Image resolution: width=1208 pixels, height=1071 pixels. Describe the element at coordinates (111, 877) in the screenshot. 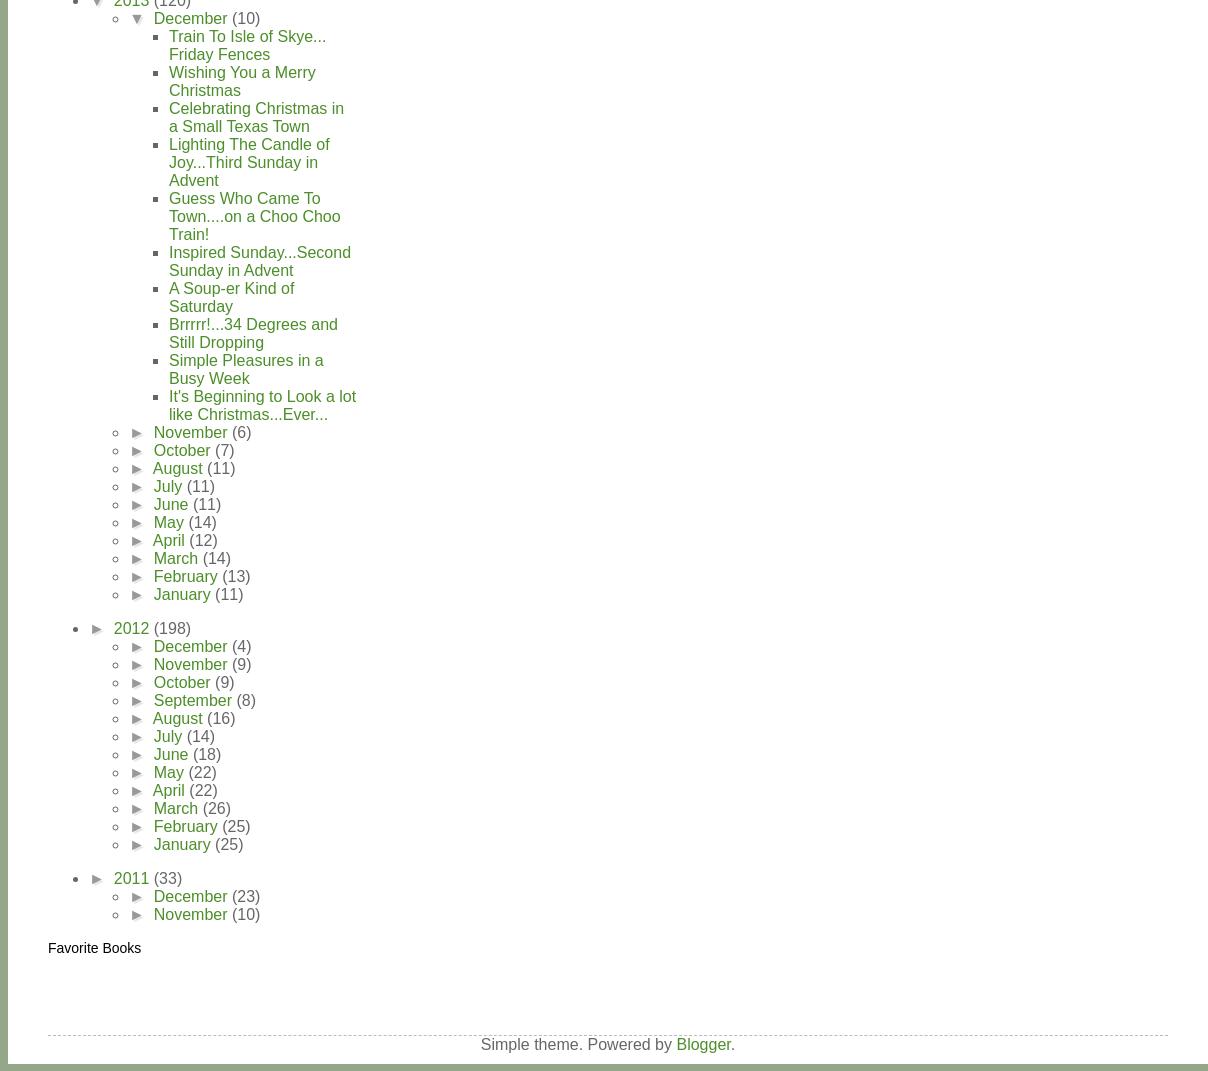

I see `'2011'` at that location.